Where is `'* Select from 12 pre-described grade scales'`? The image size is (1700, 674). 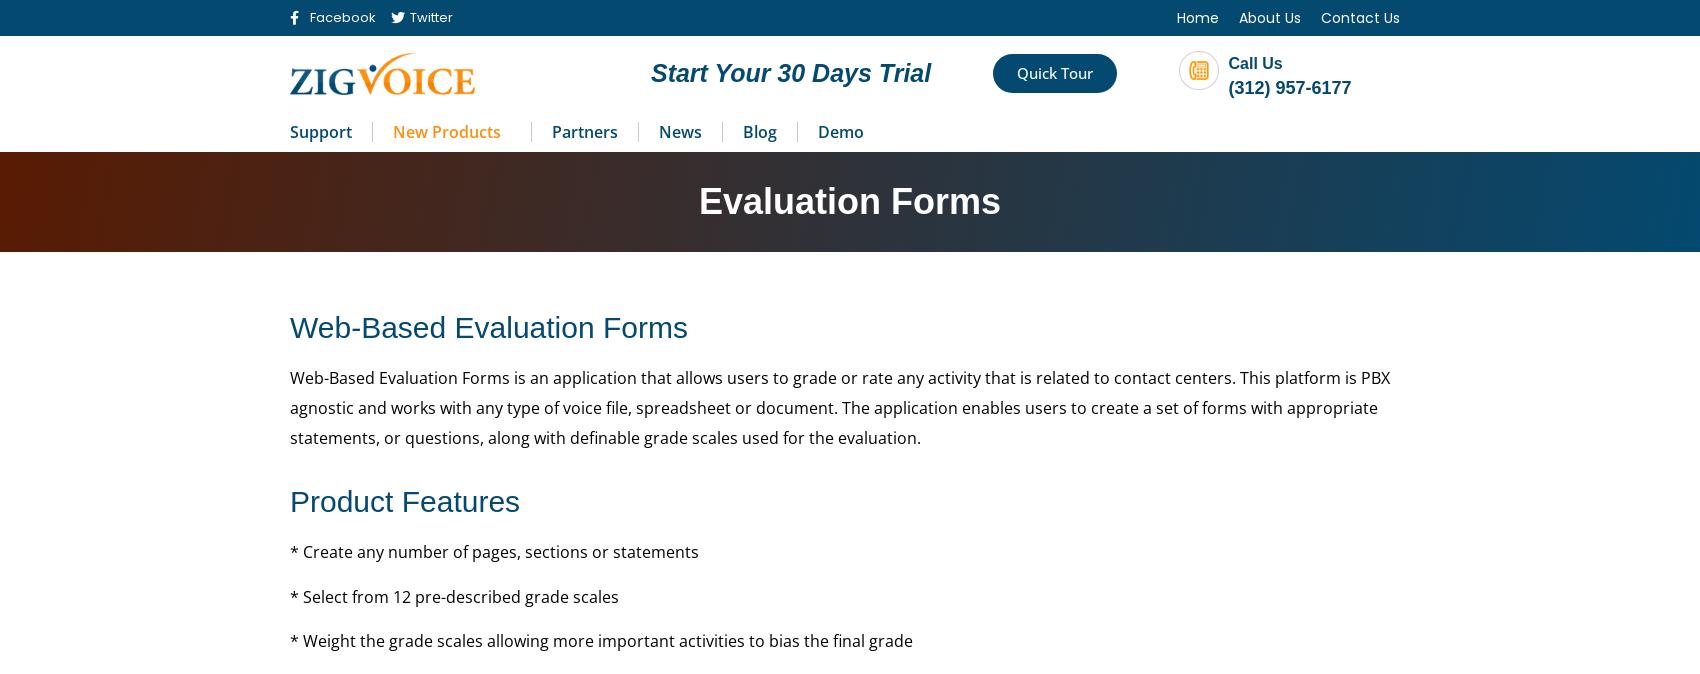 '* Select from 12 pre-described grade scales' is located at coordinates (454, 596).